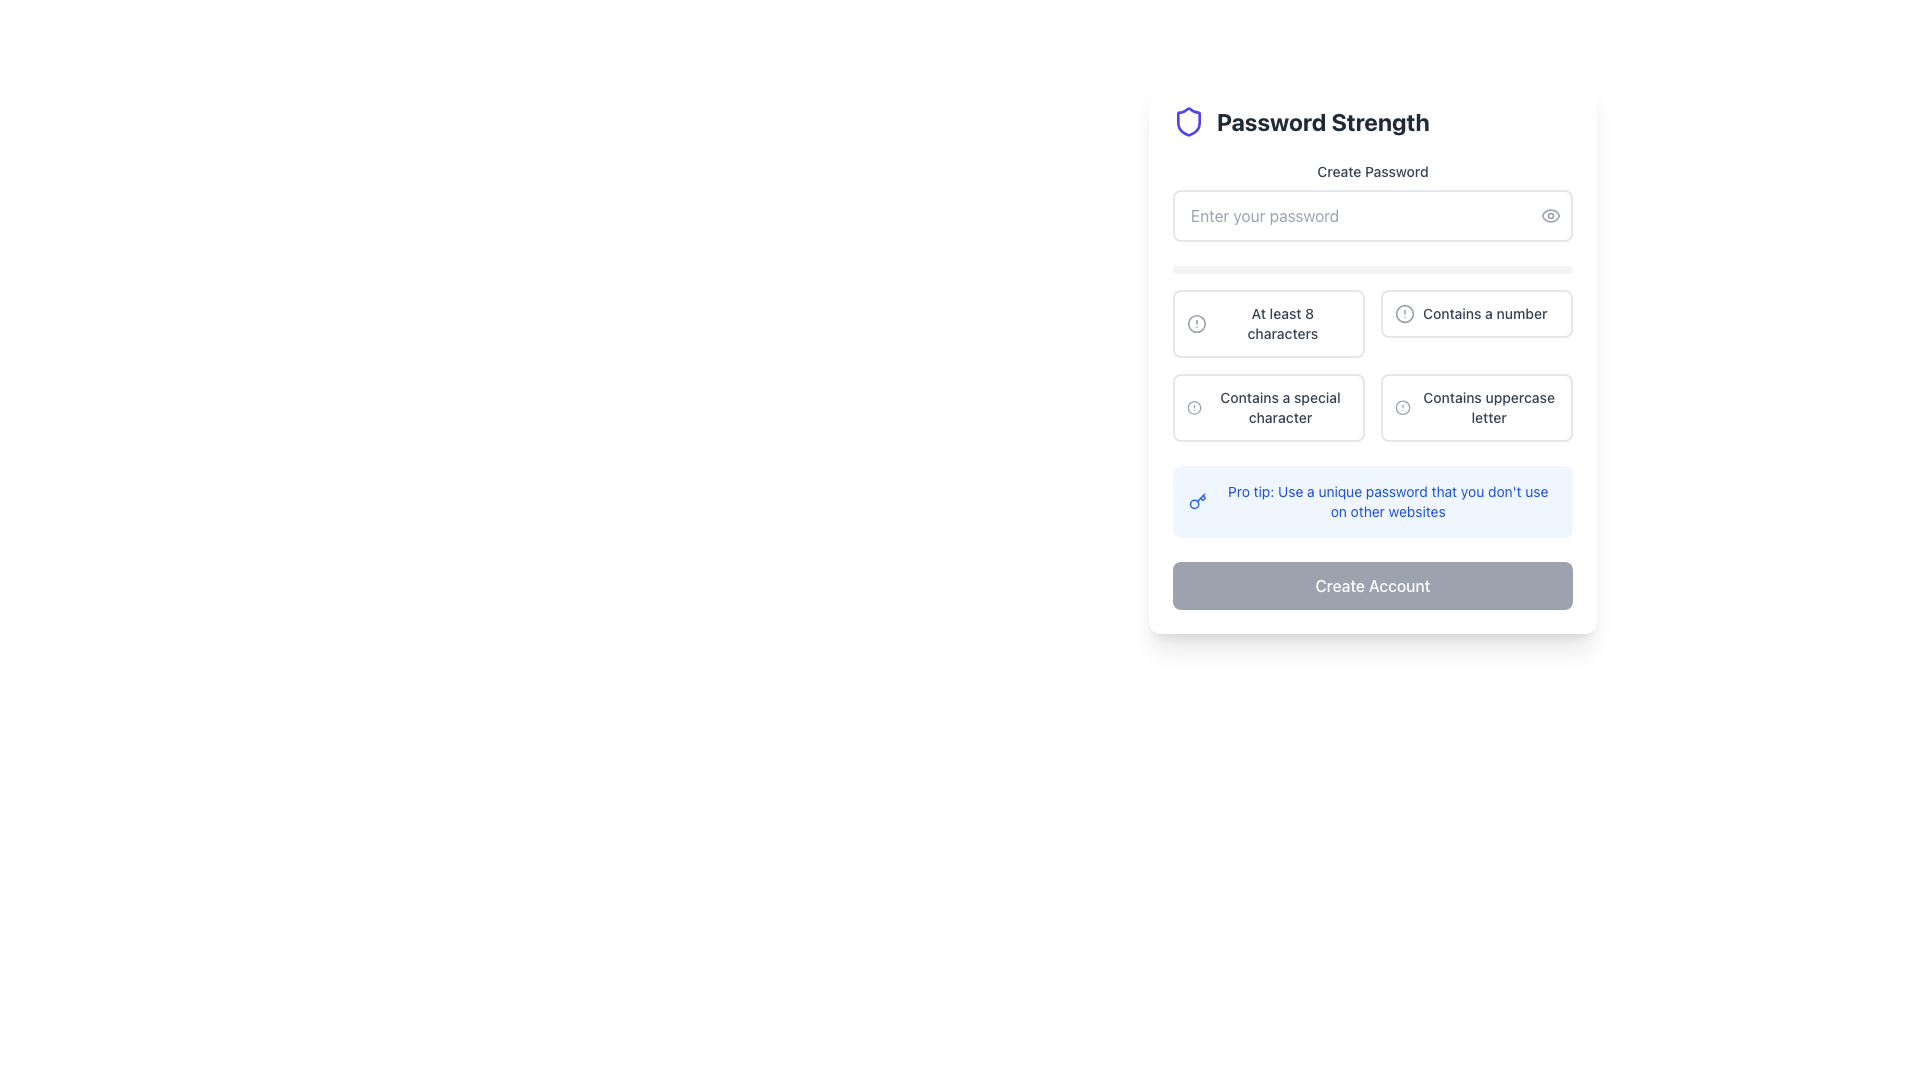  I want to click on the informational text element regarding password strength that checks for the presence of special characters, positioned in the bottom row of the grid layout, so click(1267, 407).